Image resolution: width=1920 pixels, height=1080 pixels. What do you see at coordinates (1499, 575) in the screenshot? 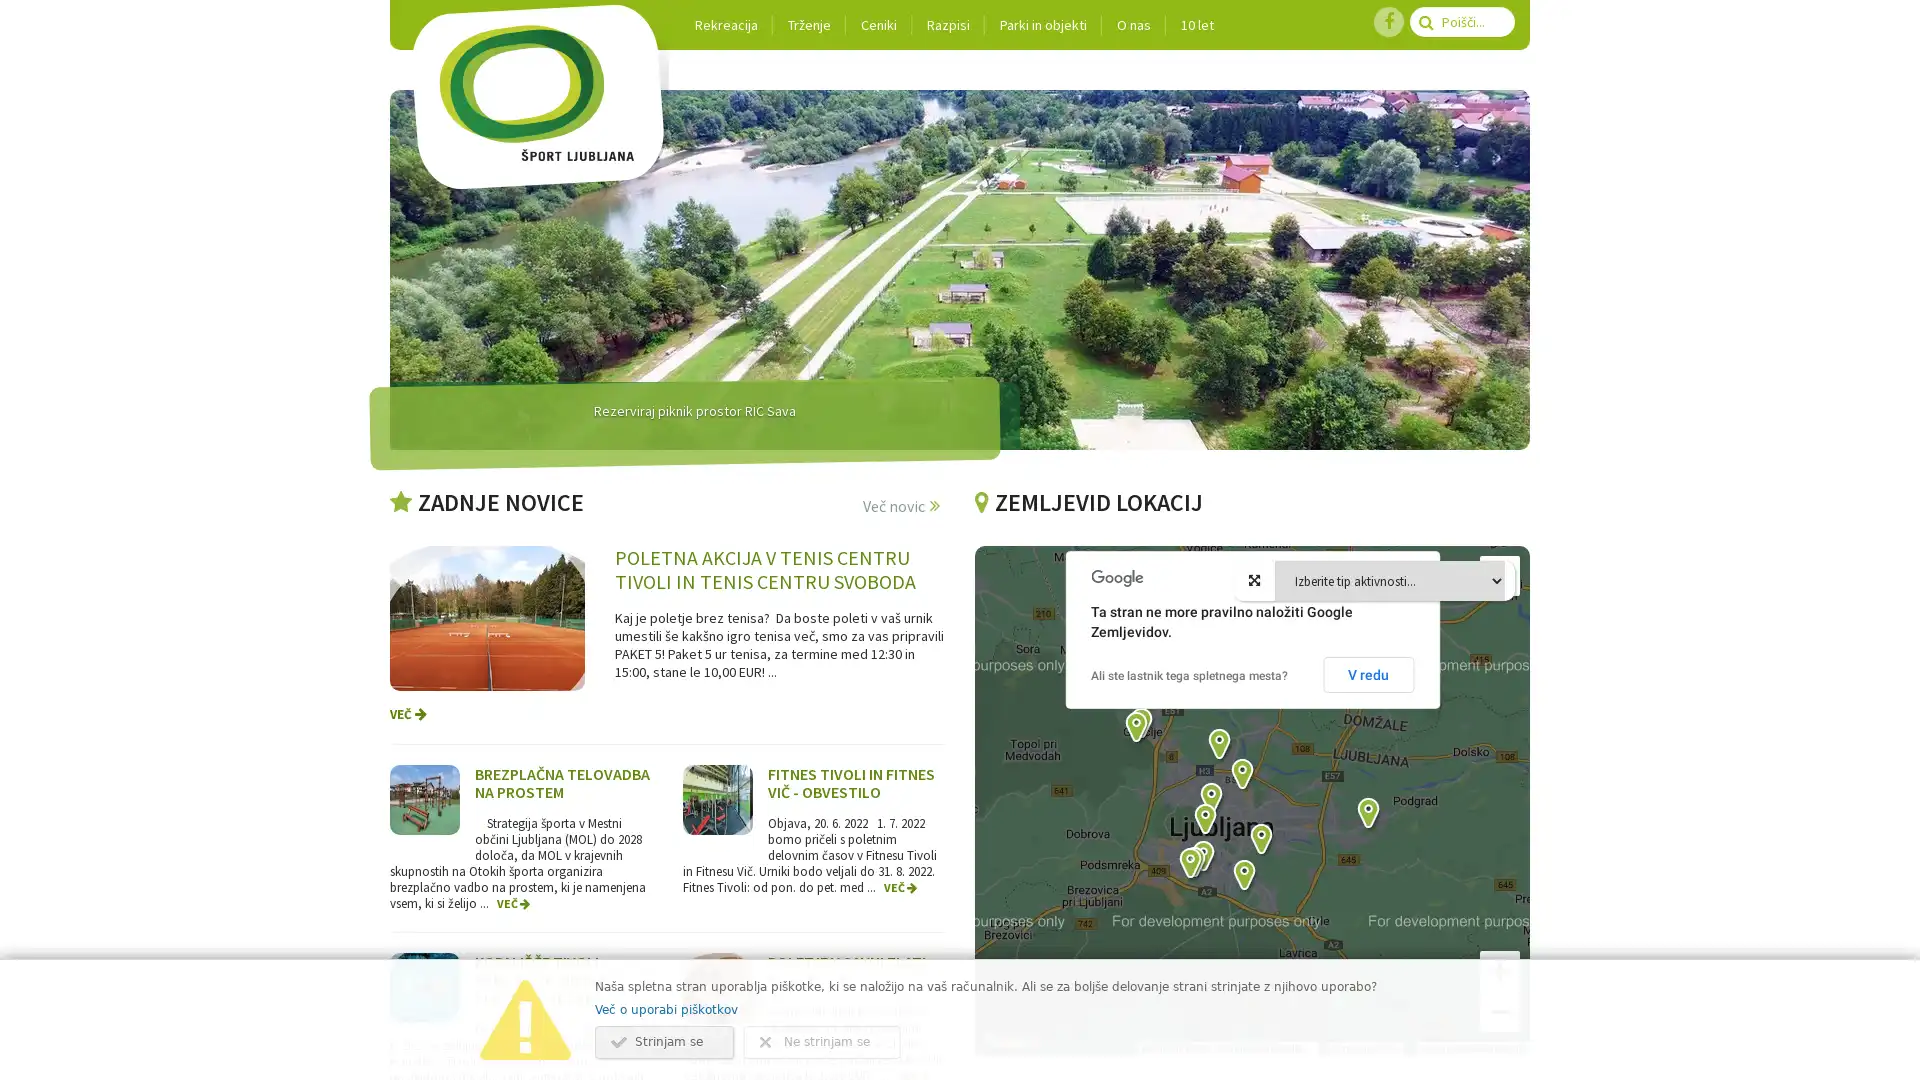
I see `Preklopi v celozaslonski pogled` at bounding box center [1499, 575].